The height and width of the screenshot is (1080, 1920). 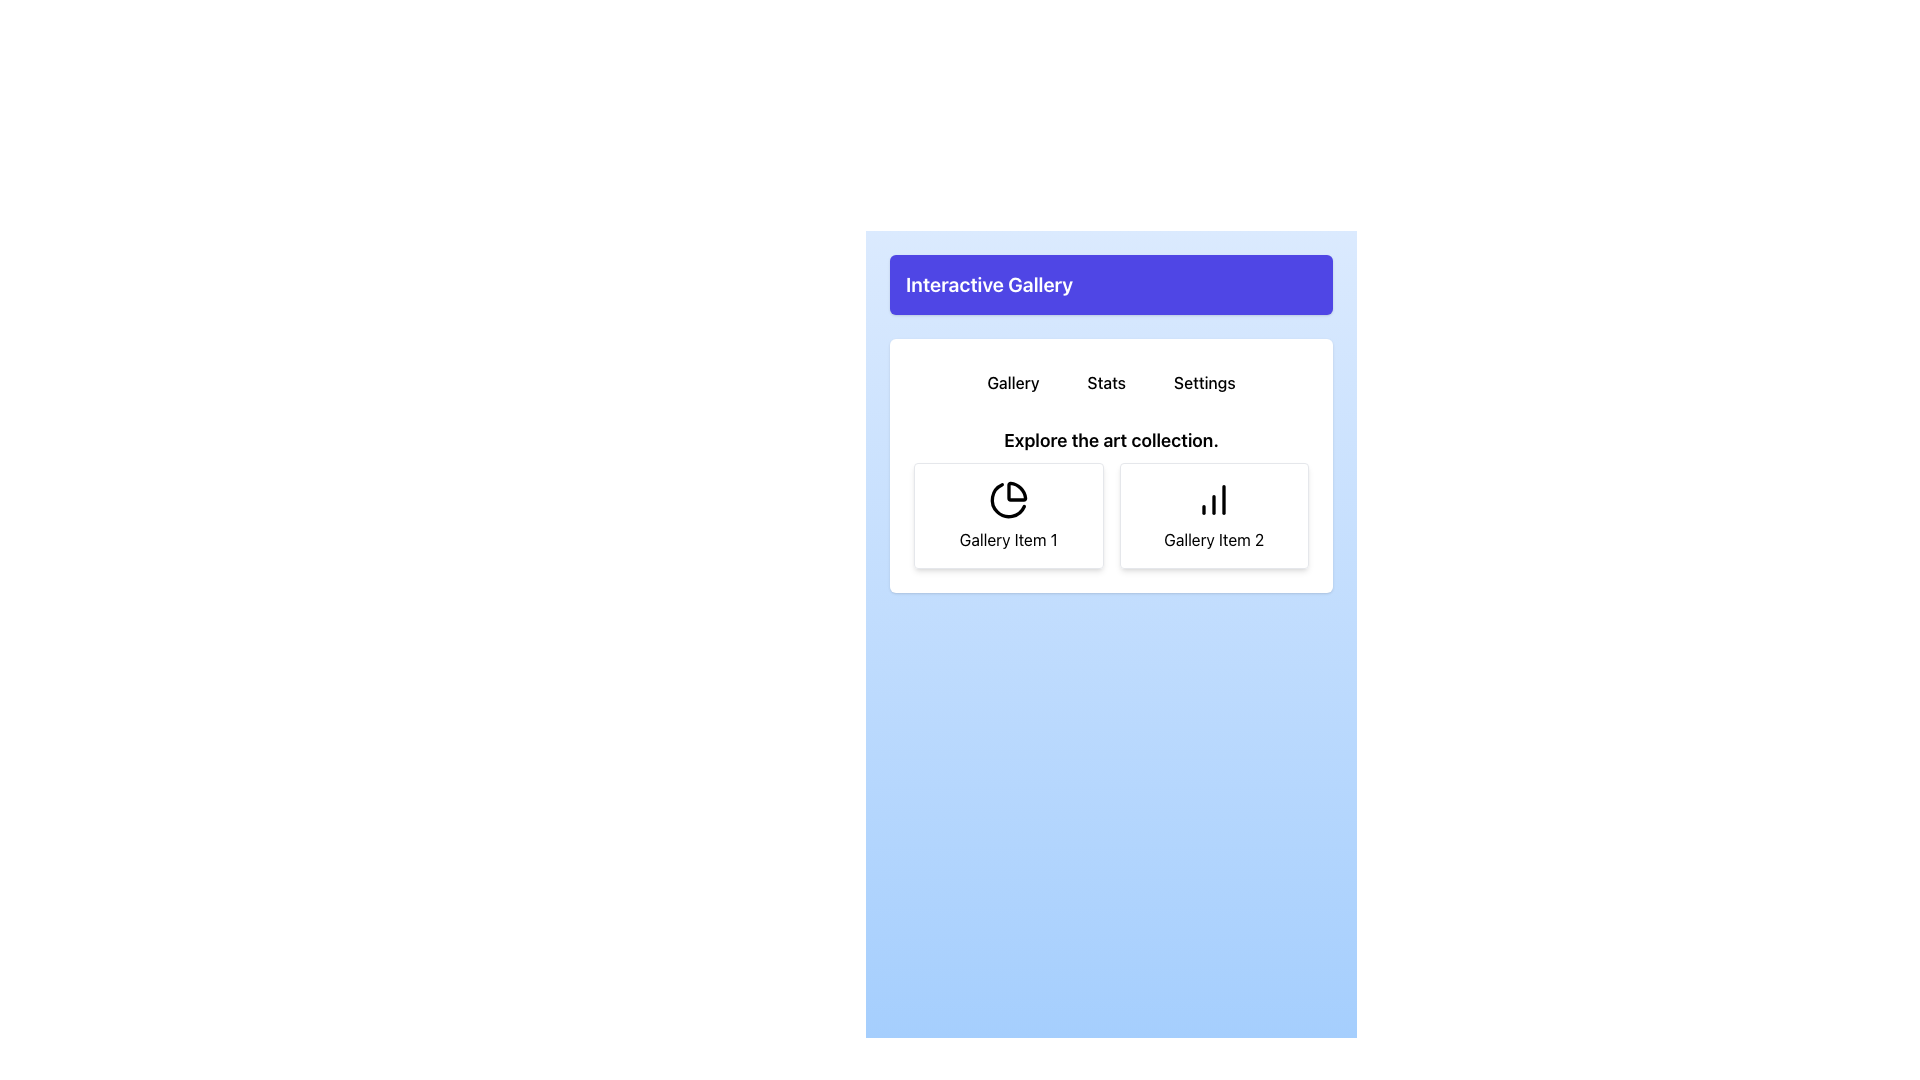 What do you see at coordinates (1008, 499) in the screenshot?
I see `the pie chart icon with a black outline against a white background, located above the text 'Gallery Item 1' in the left card of the horizontally aligned pair of cards` at bounding box center [1008, 499].